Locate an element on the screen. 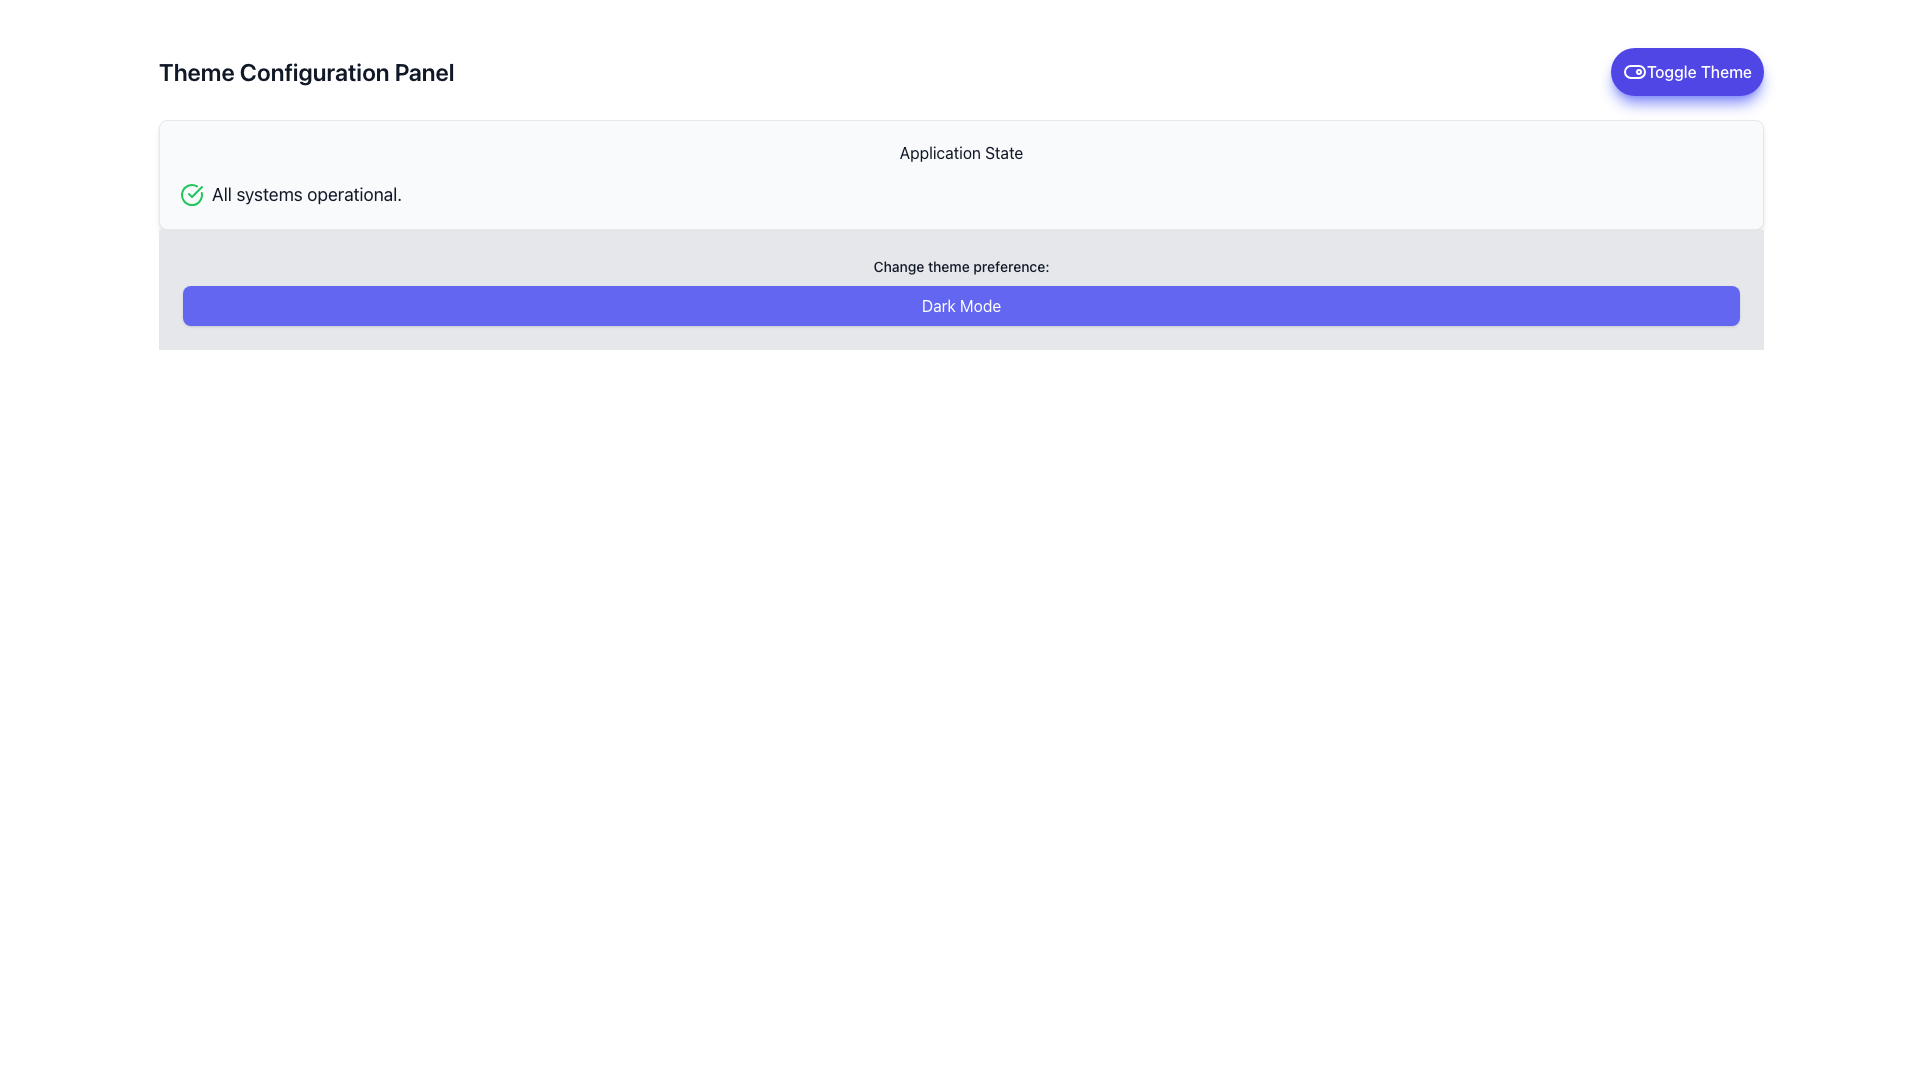 The image size is (1920, 1080). the text label displaying 'All systems operational.', which is positioned to the right of a green checkmark icon, indicating a positive operational status is located at coordinates (306, 195).